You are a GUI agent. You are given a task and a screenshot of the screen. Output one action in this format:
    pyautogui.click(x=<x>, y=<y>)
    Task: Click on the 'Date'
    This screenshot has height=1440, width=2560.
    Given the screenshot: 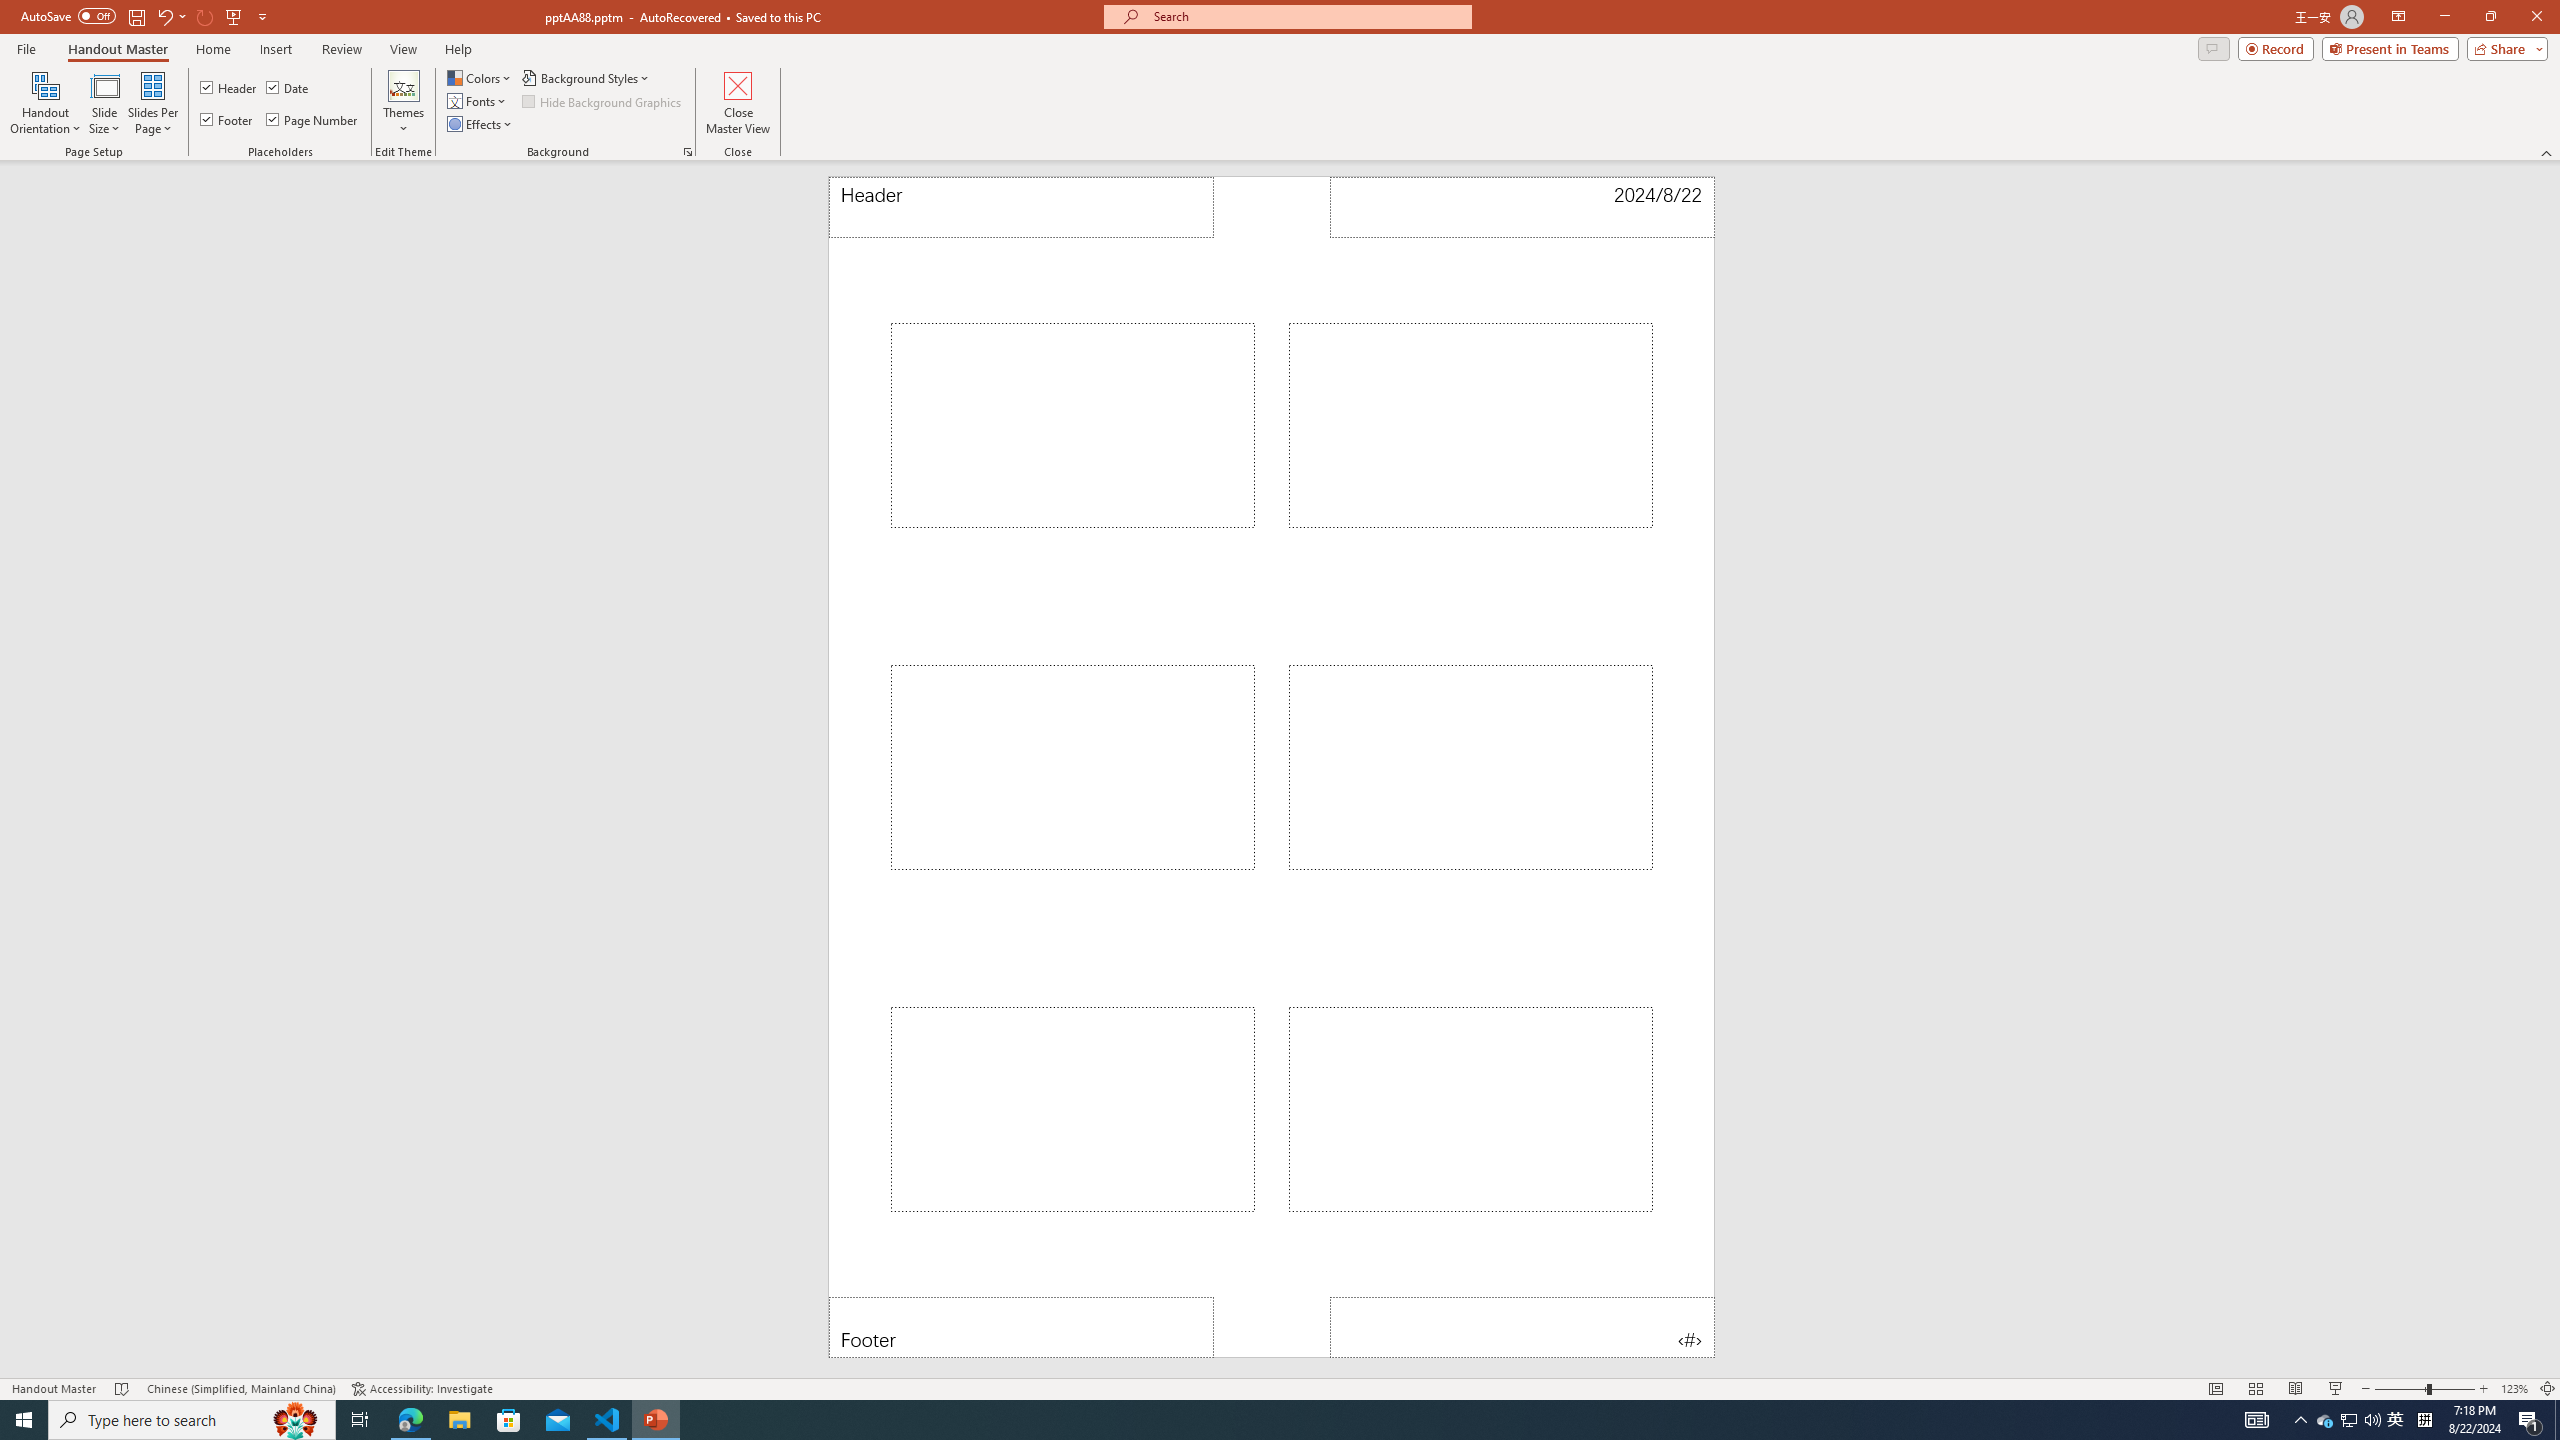 What is the action you would take?
    pyautogui.click(x=289, y=87)
    